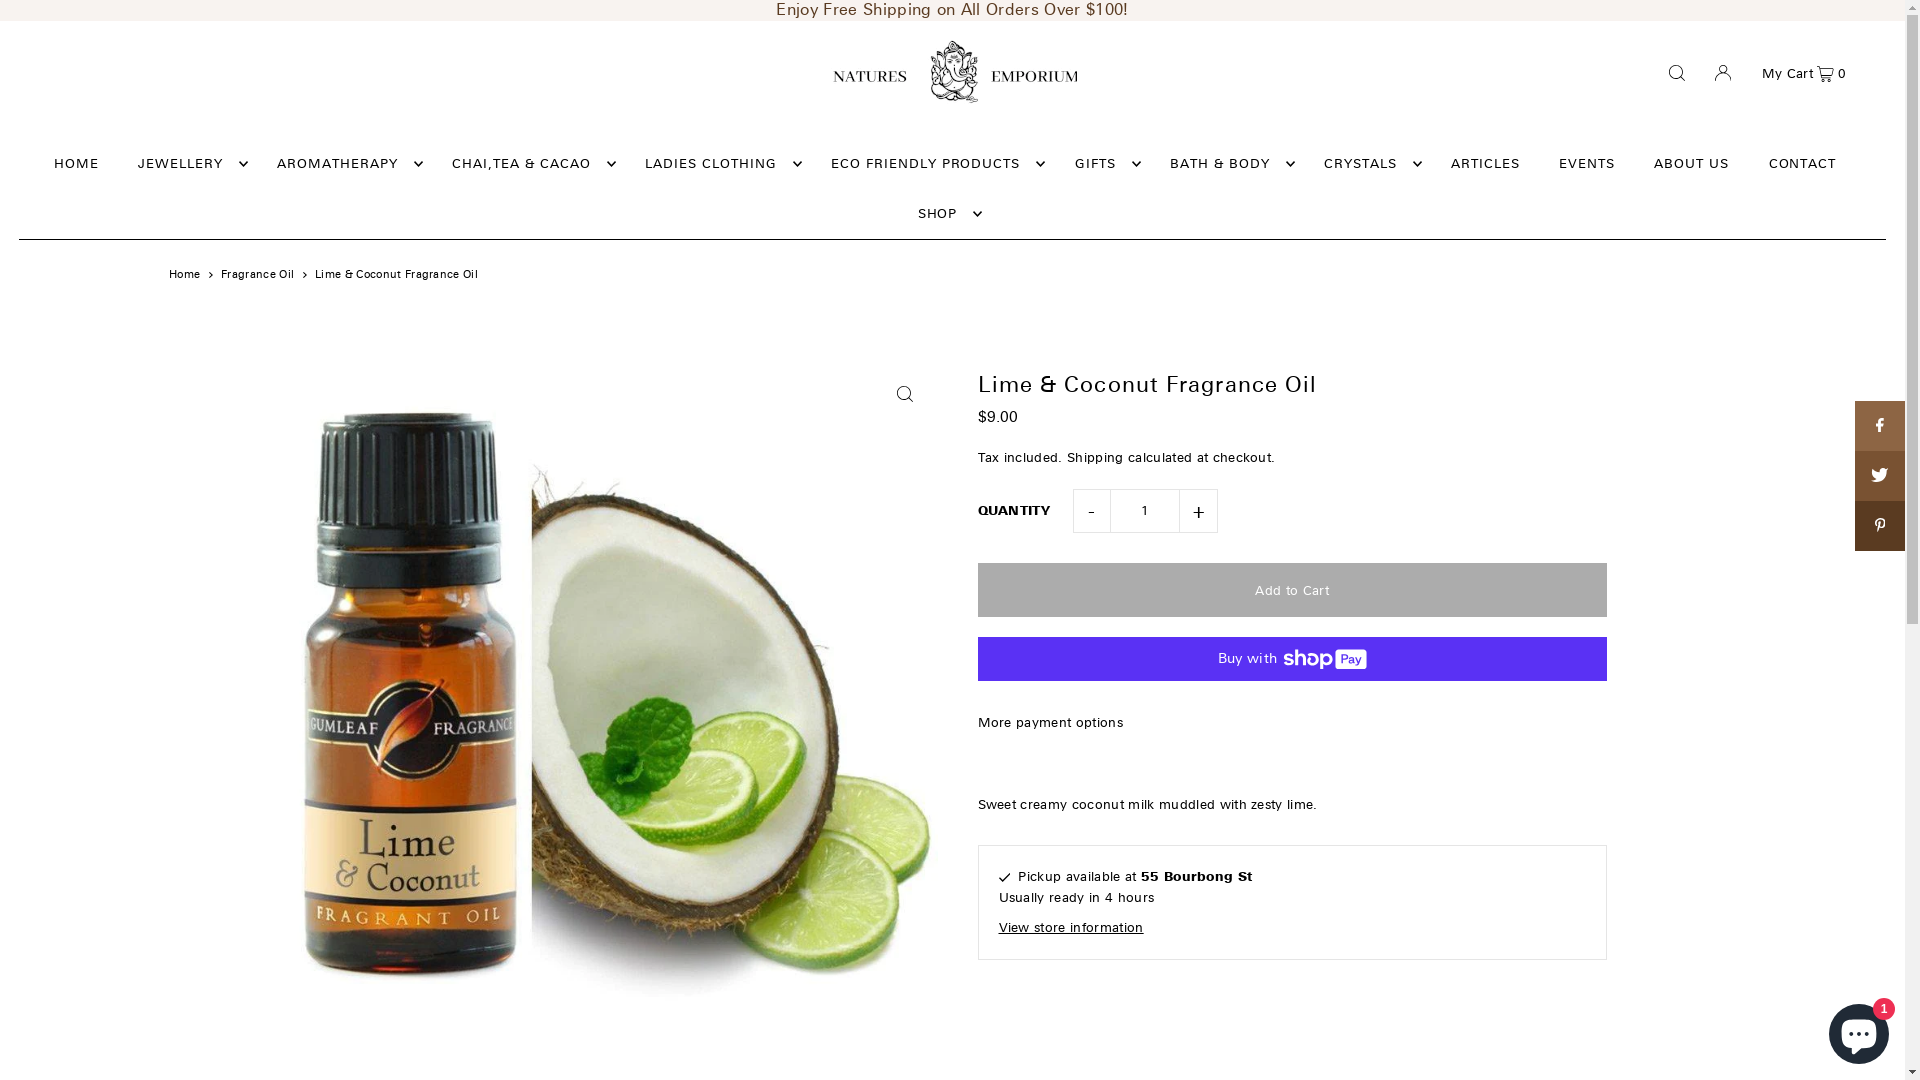 The height and width of the screenshot is (1080, 1920). I want to click on 'ABOUT US', so click(1690, 163).